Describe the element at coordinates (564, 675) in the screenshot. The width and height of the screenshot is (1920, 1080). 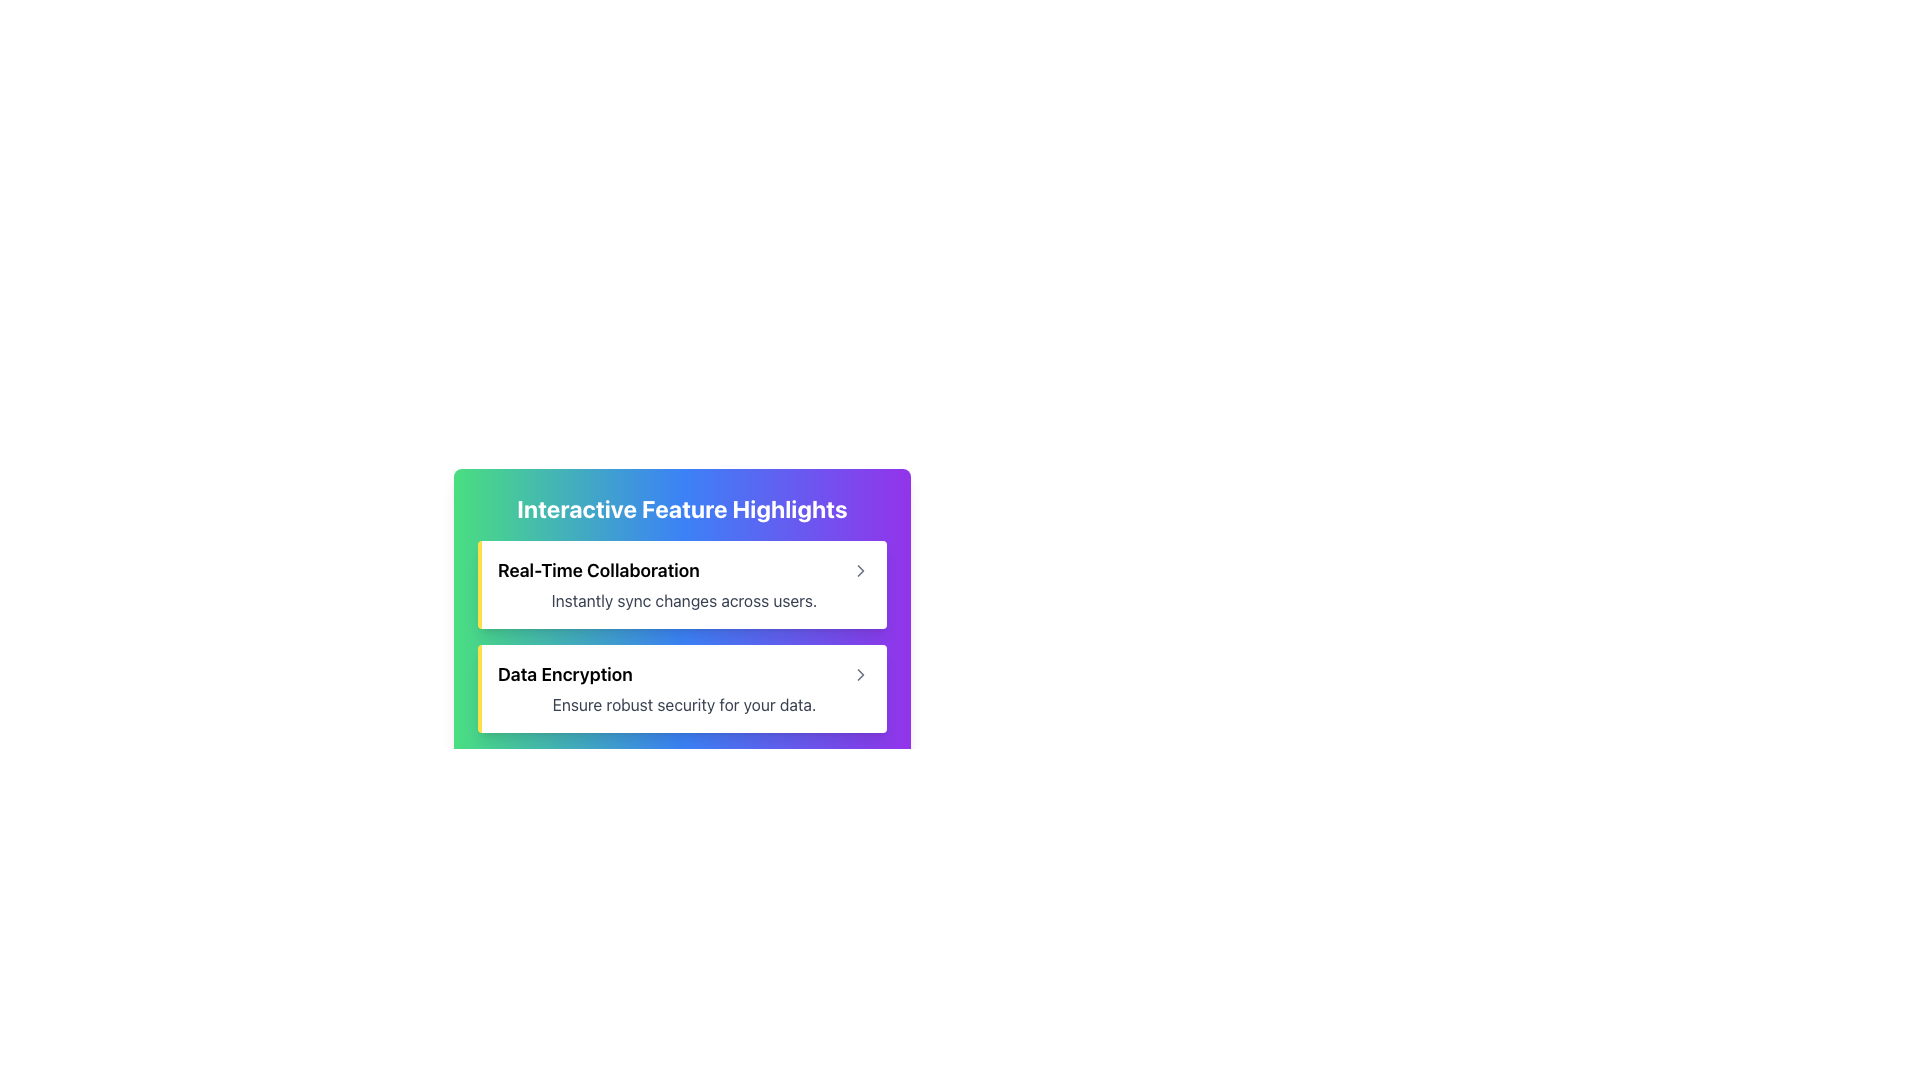
I see `the 'Data Encryption' text label which is styled in bold and large black font, located on a white rectangular background within a card-like layout` at that location.